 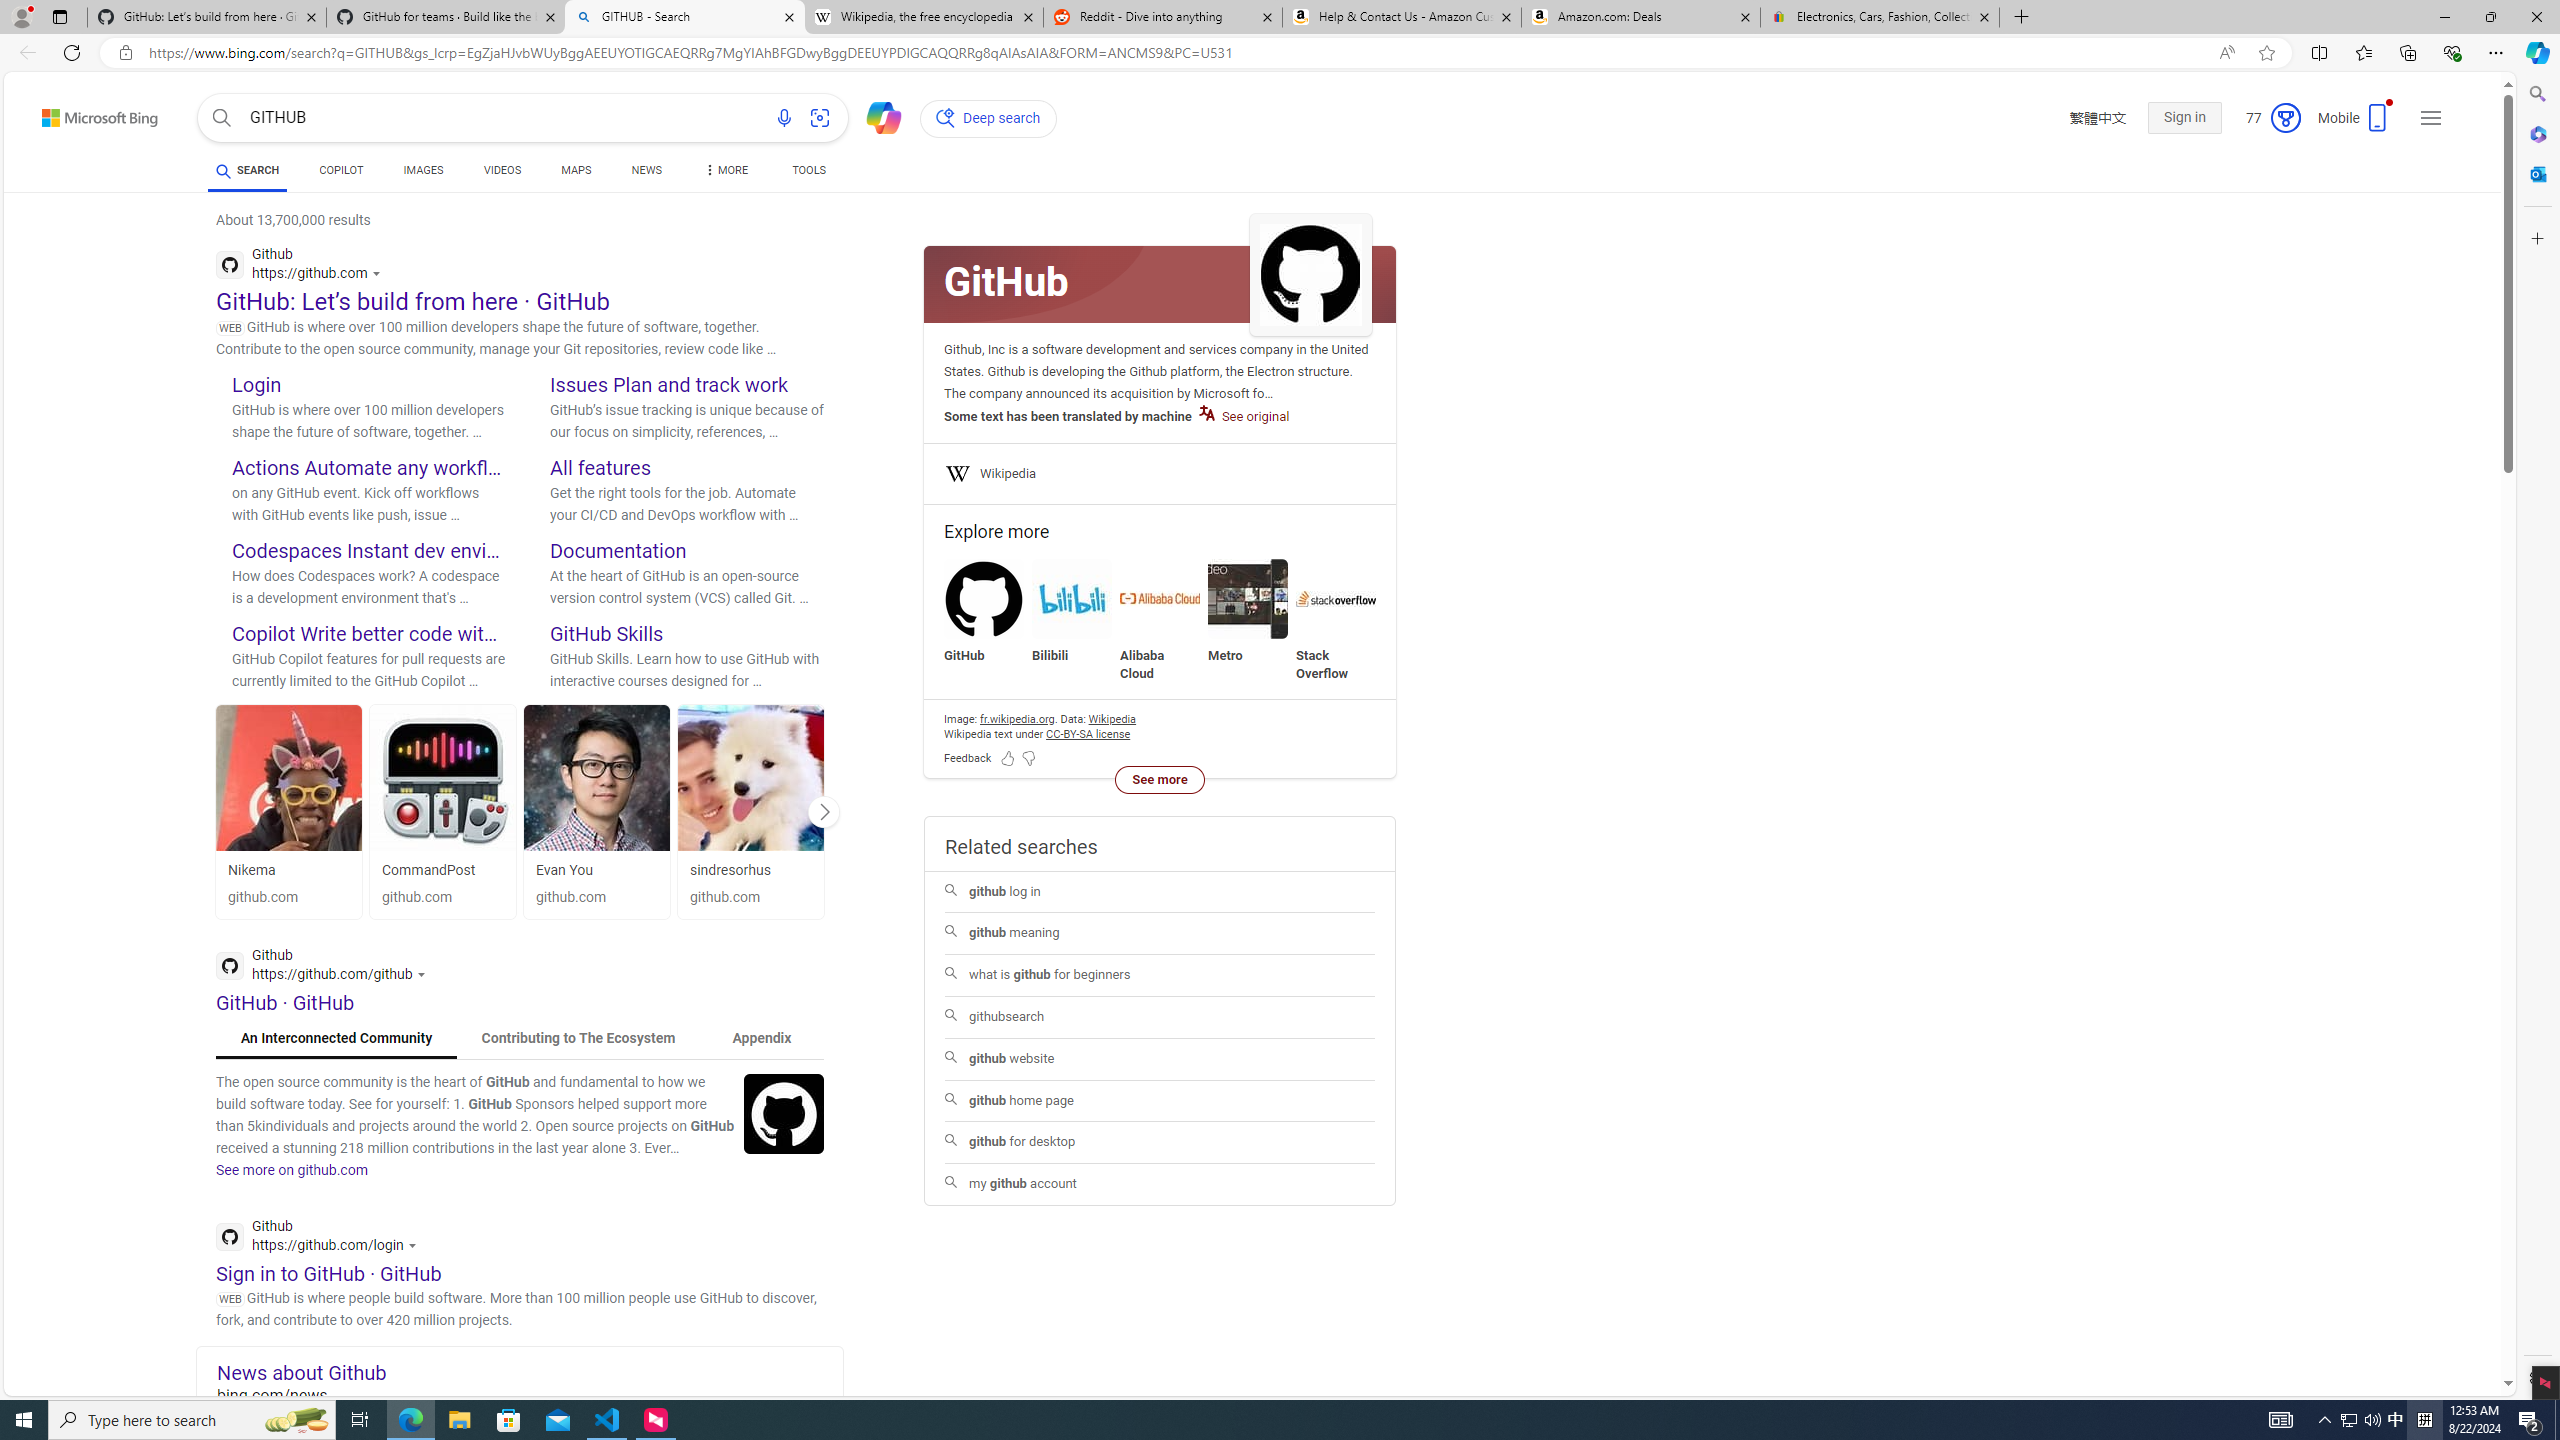 I want to click on 'Image attribution fr.wikipedia.org', so click(x=1016, y=719).